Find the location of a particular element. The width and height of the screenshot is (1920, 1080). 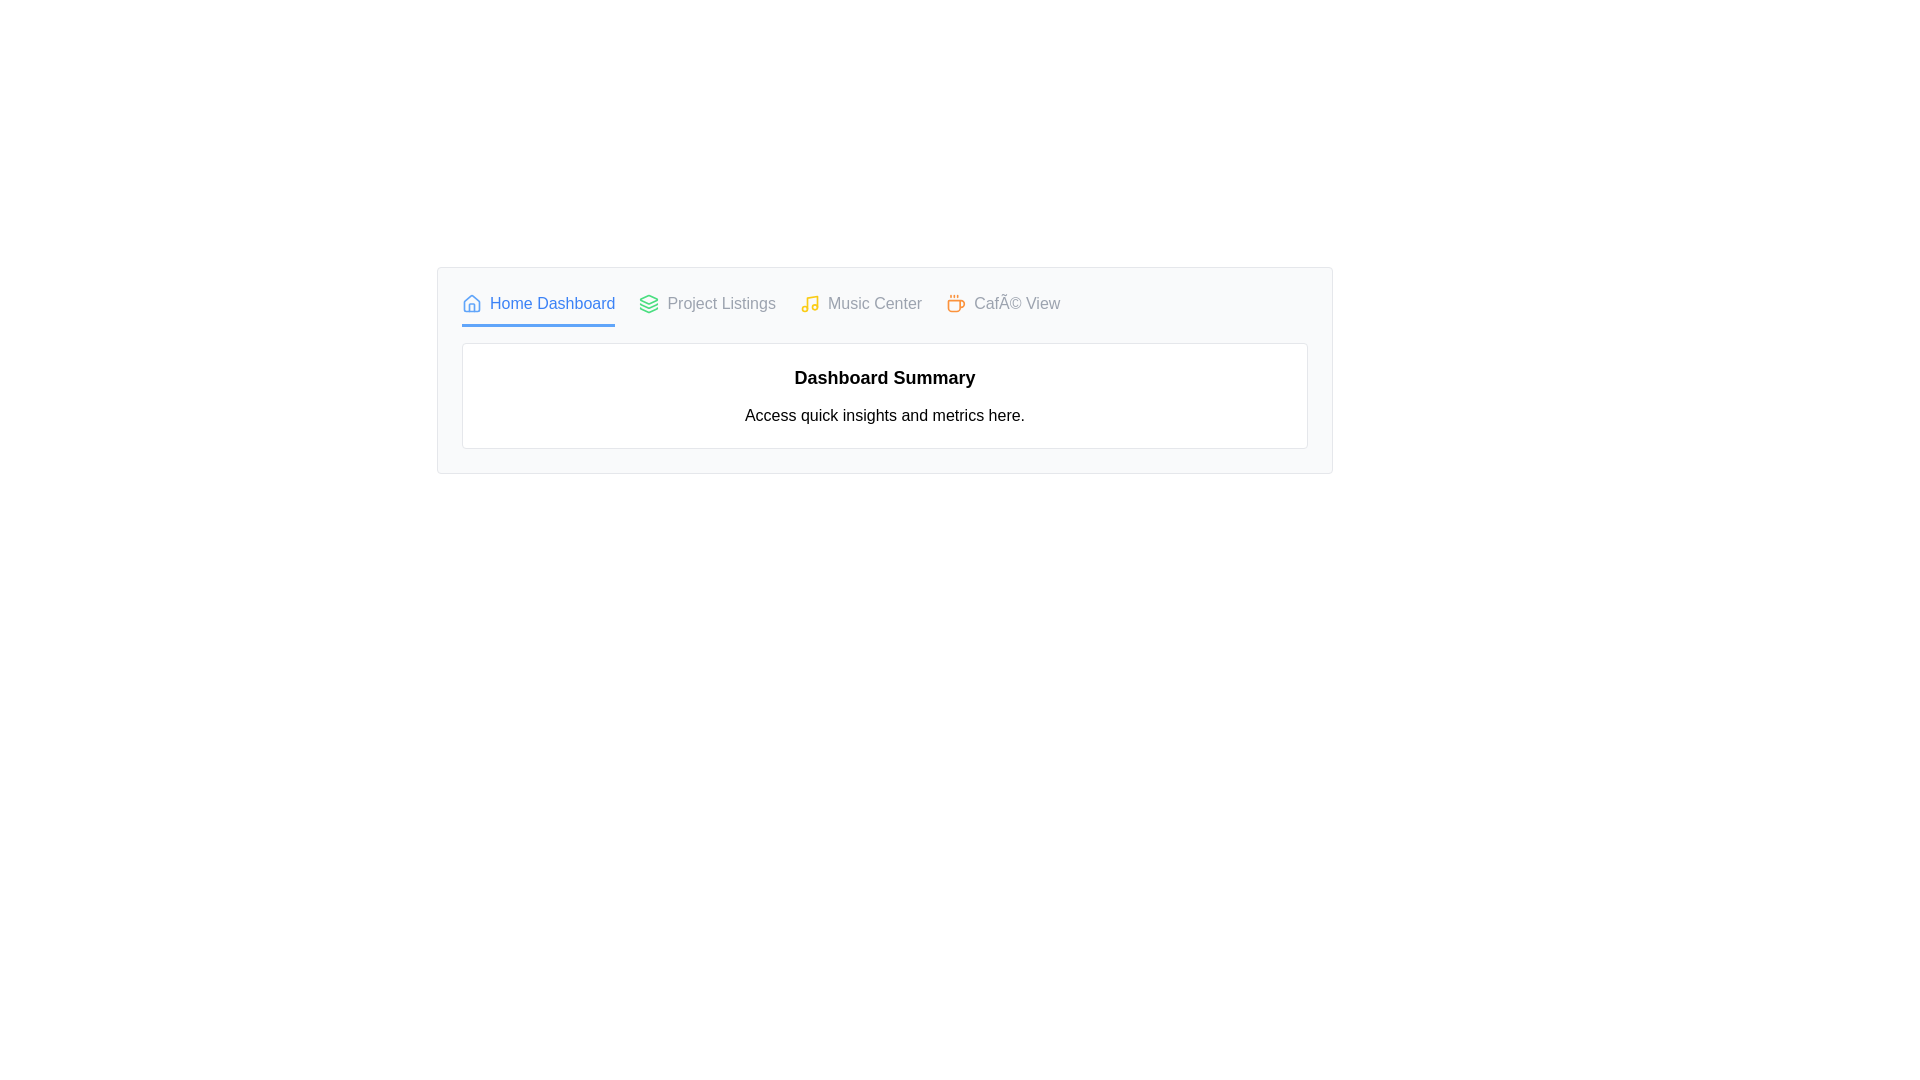

the 'Café View' text label in the upper navigation menu, located to the right of 'Music Center' is located at coordinates (1017, 304).